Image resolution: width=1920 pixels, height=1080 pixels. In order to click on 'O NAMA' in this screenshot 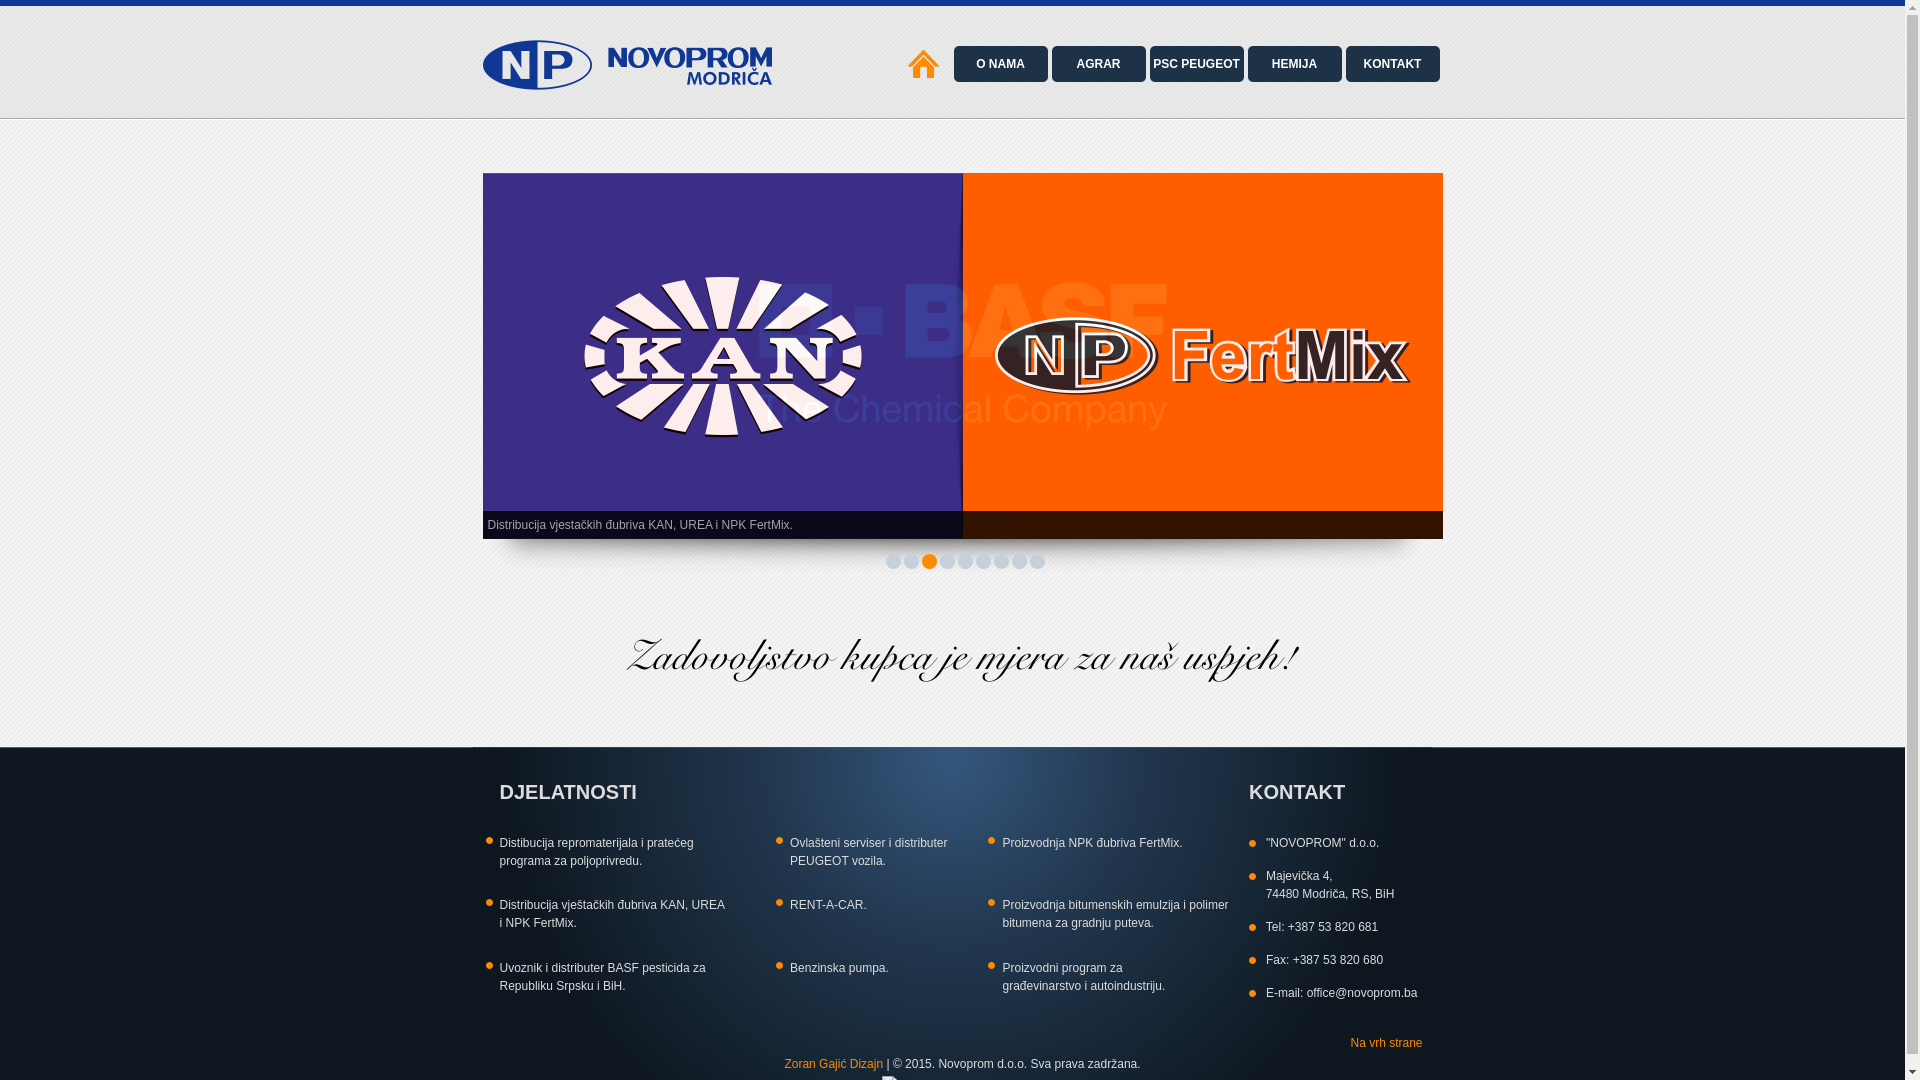, I will do `click(999, 63)`.